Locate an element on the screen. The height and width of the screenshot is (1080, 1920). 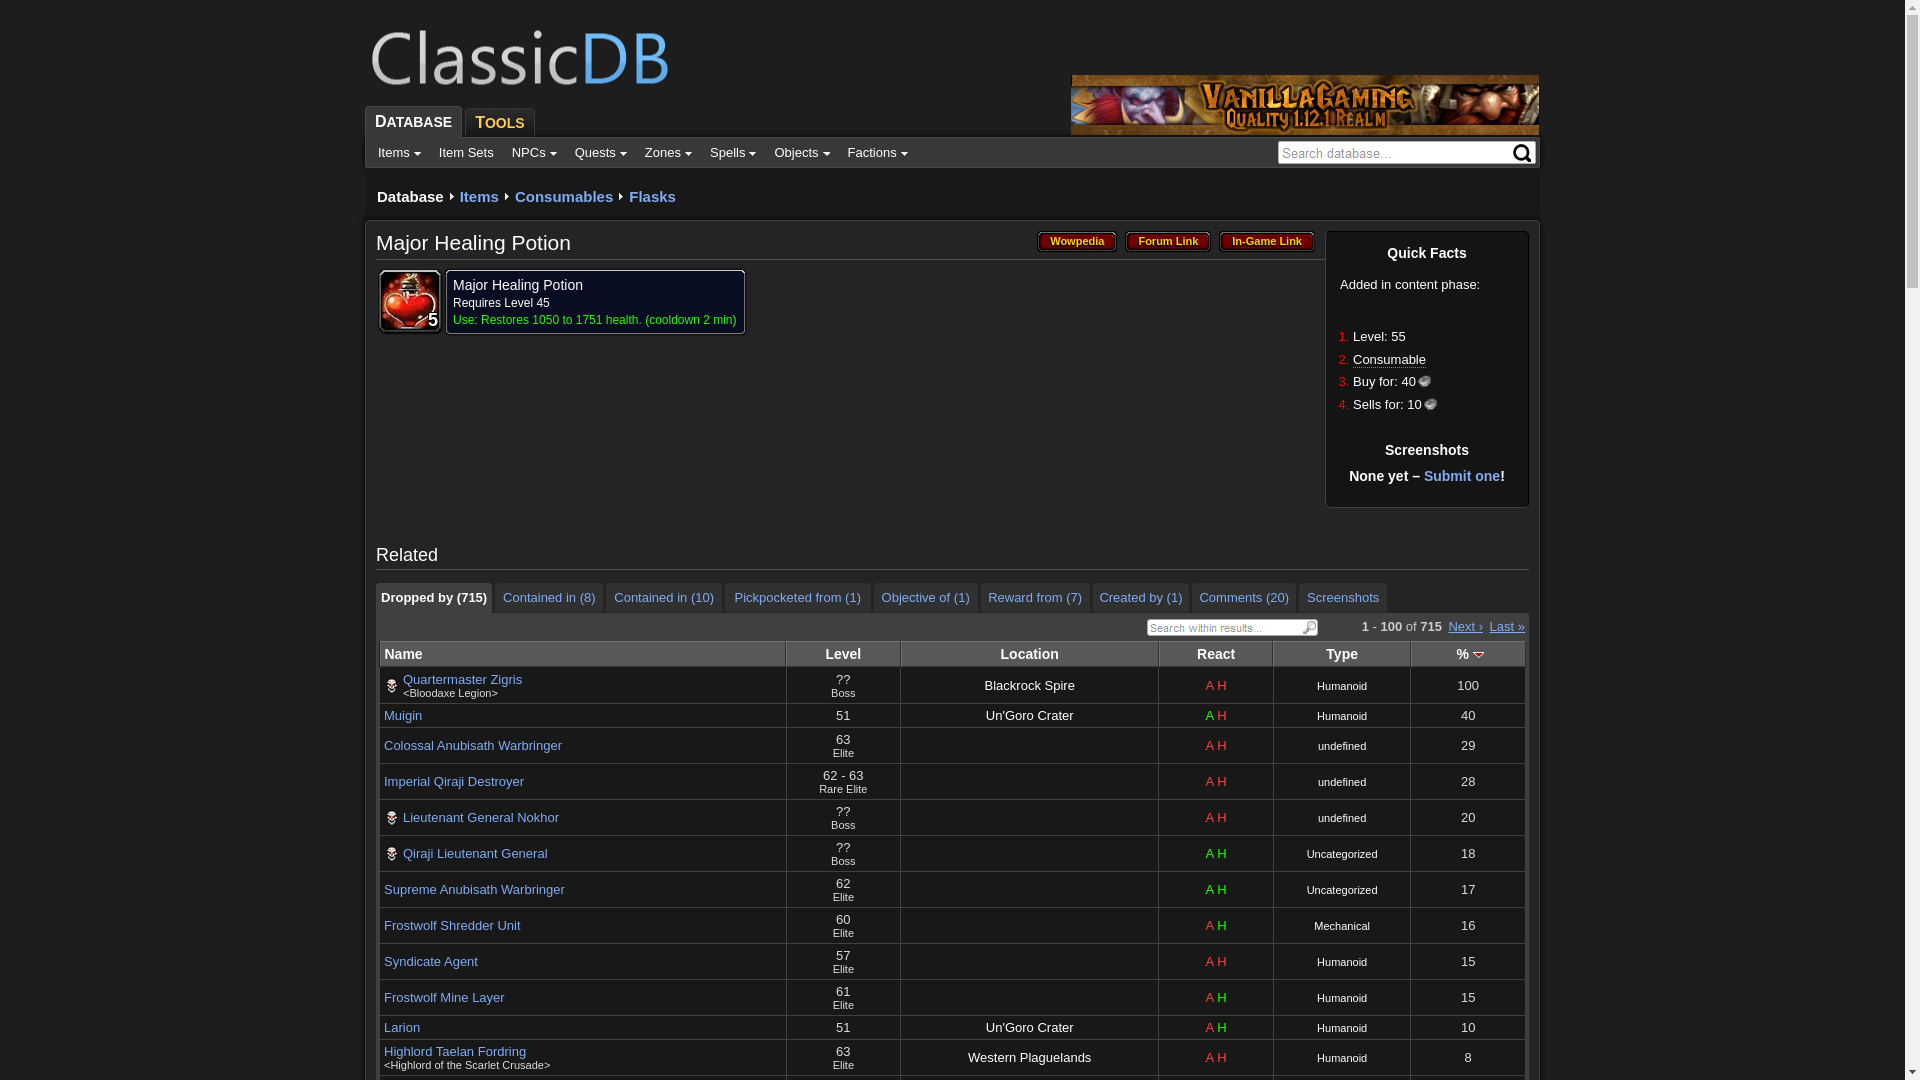
'%' is located at coordinates (1468, 654).